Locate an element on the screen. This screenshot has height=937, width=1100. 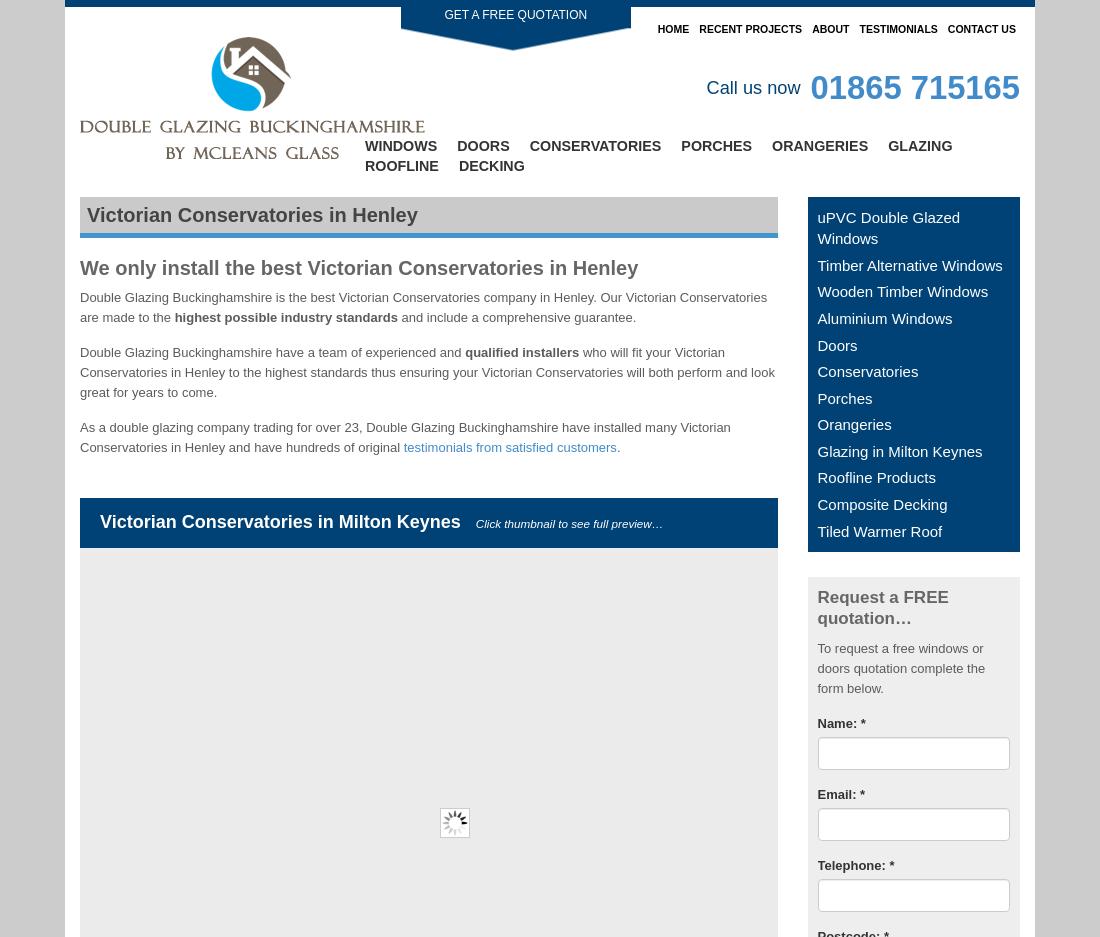
'Double Glazing Buckinghamshire is the best Victorian Conservatories company in Henley. Our Victorian Conservatories are made to the' is located at coordinates (79, 305).